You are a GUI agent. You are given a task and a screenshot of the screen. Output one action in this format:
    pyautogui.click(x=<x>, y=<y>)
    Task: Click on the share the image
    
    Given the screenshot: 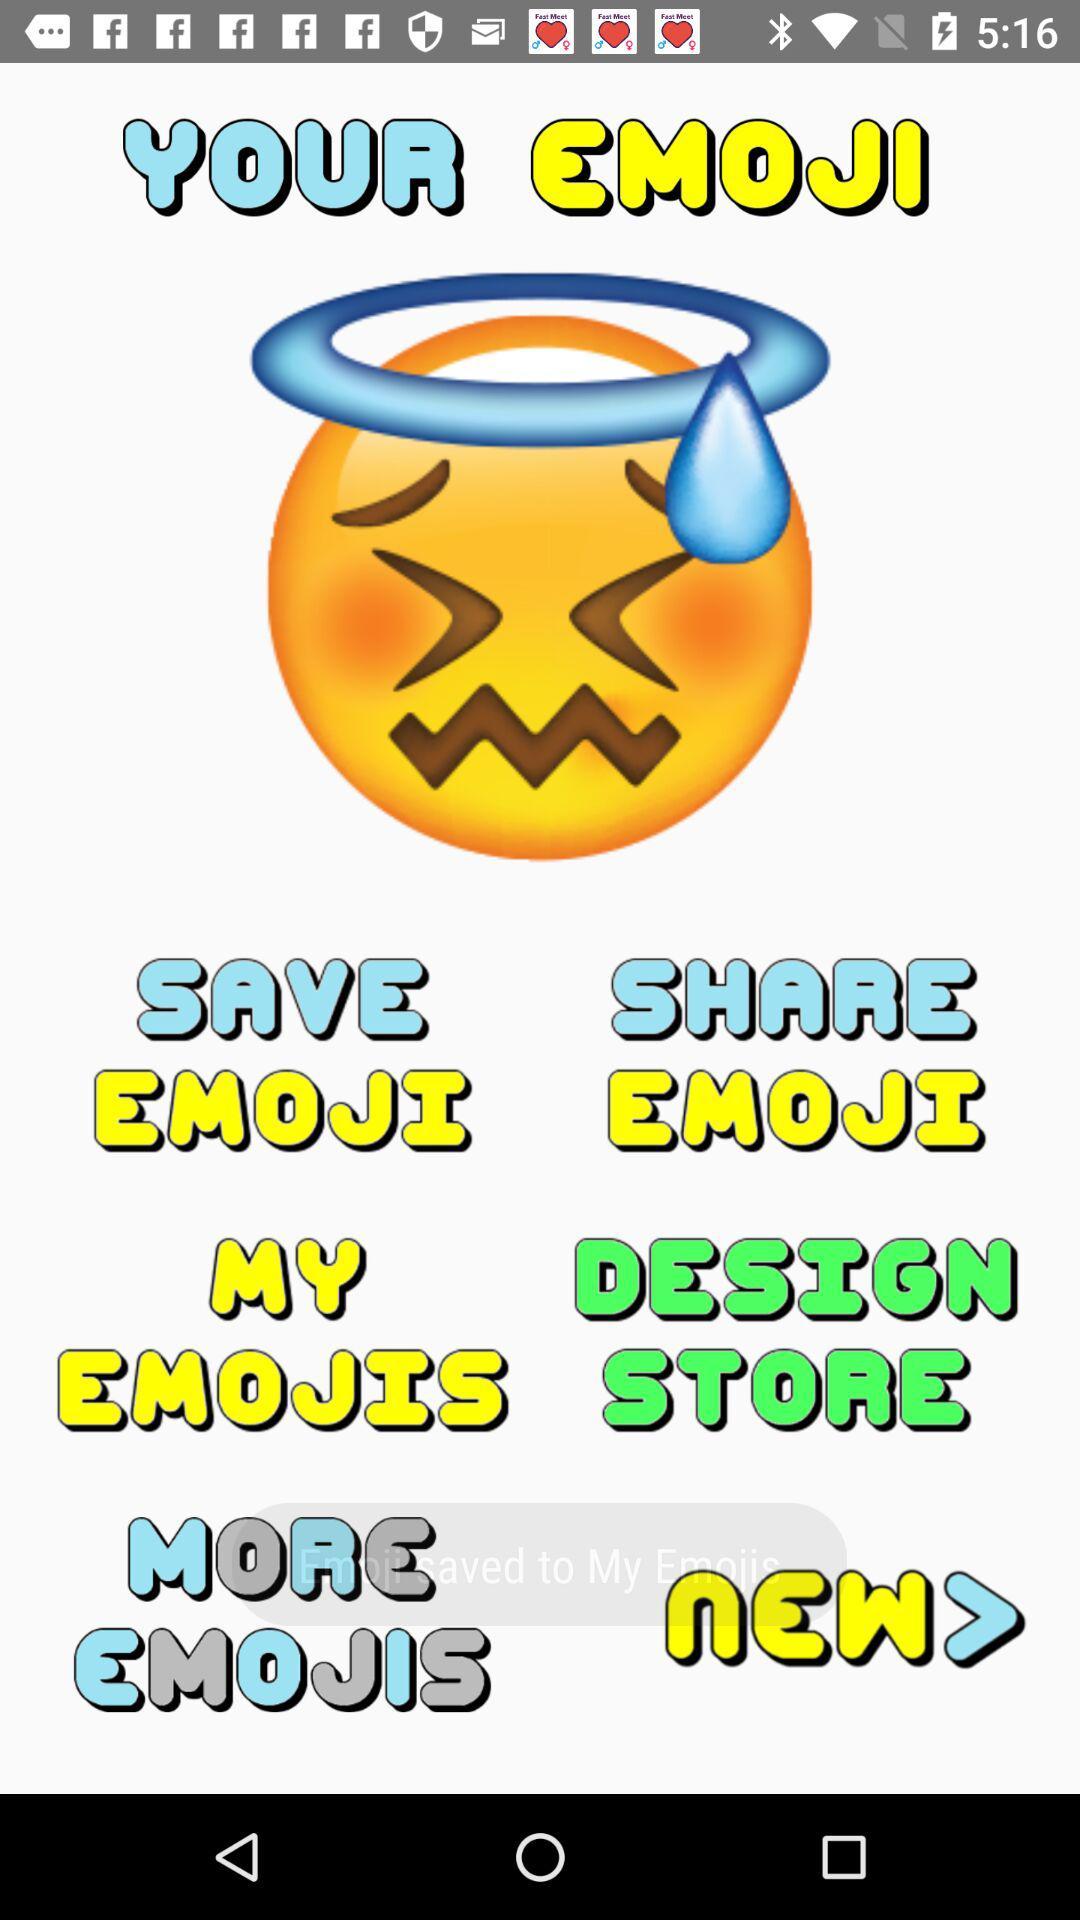 What is the action you would take?
    pyautogui.click(x=795, y=1054)
    